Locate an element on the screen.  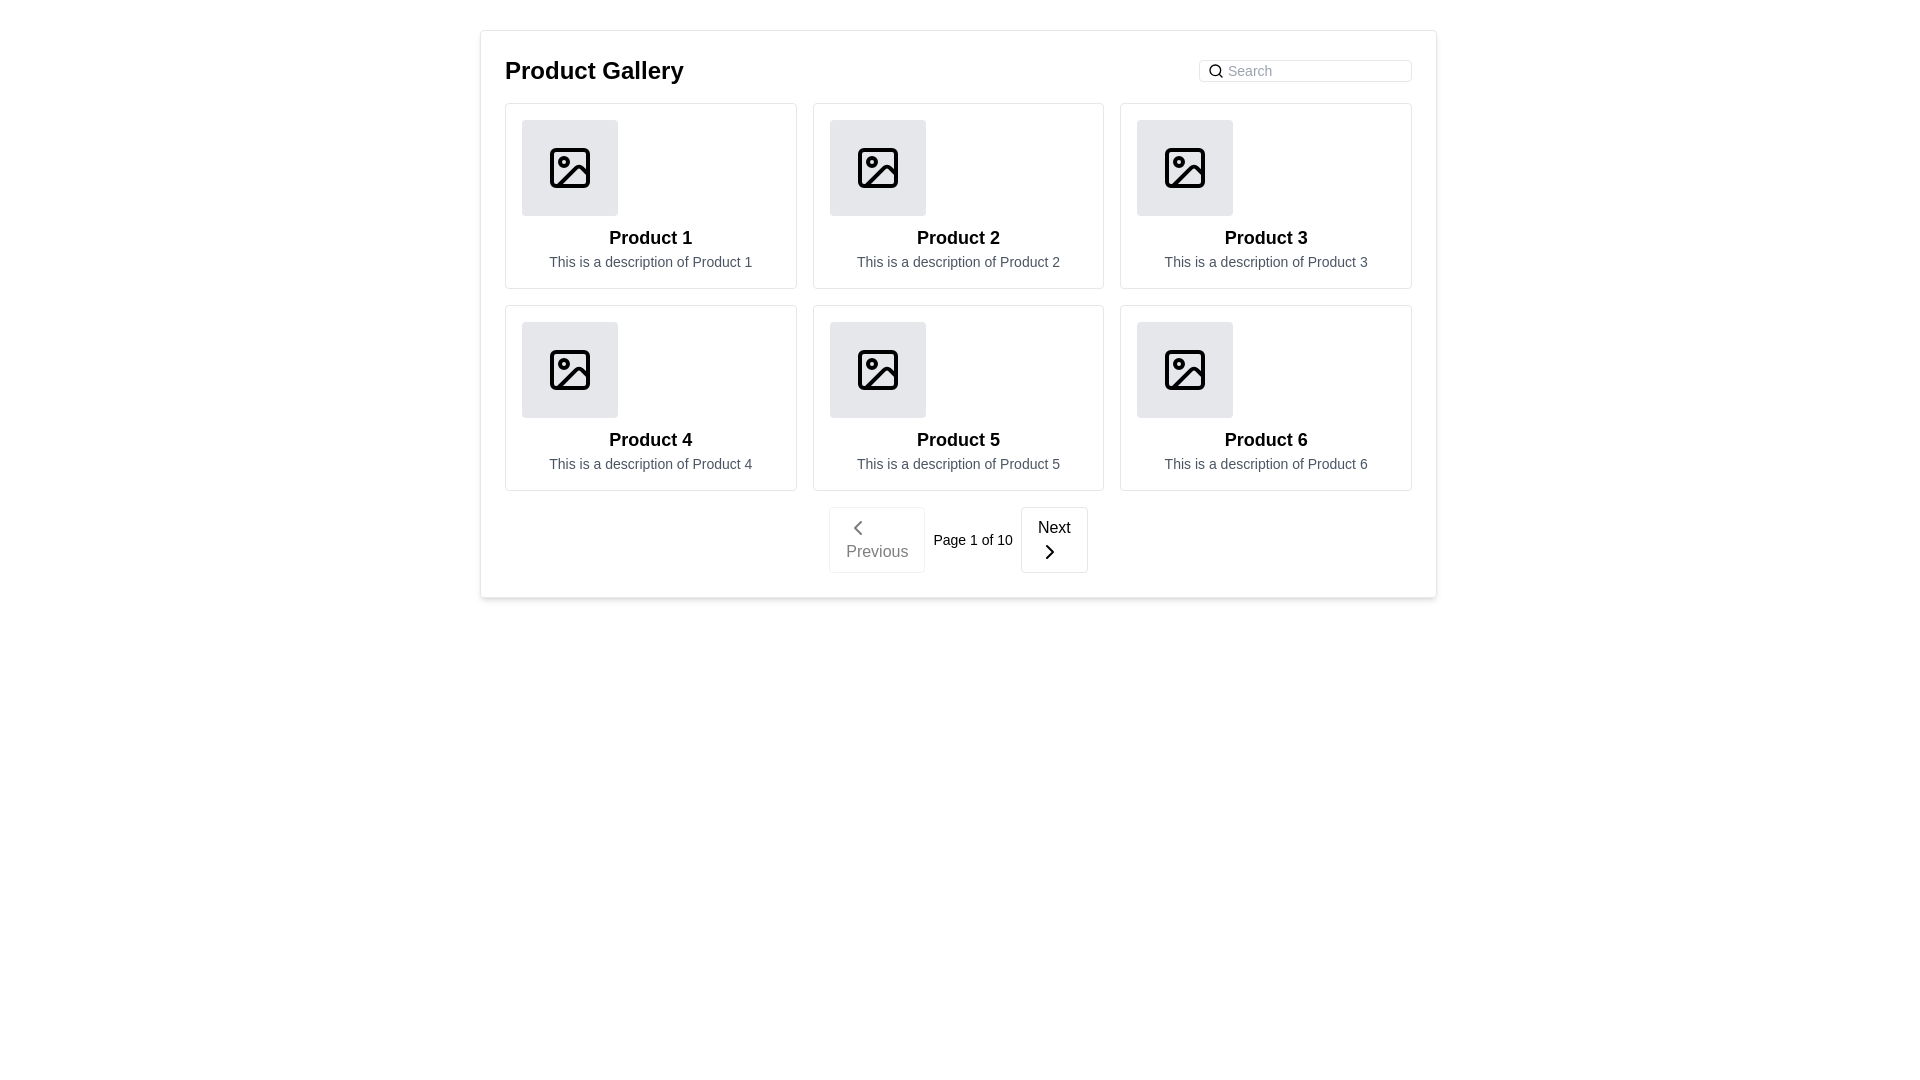
text content of the non-interactive Text label located in the second product card below the title 'Product 2' is located at coordinates (957, 261).